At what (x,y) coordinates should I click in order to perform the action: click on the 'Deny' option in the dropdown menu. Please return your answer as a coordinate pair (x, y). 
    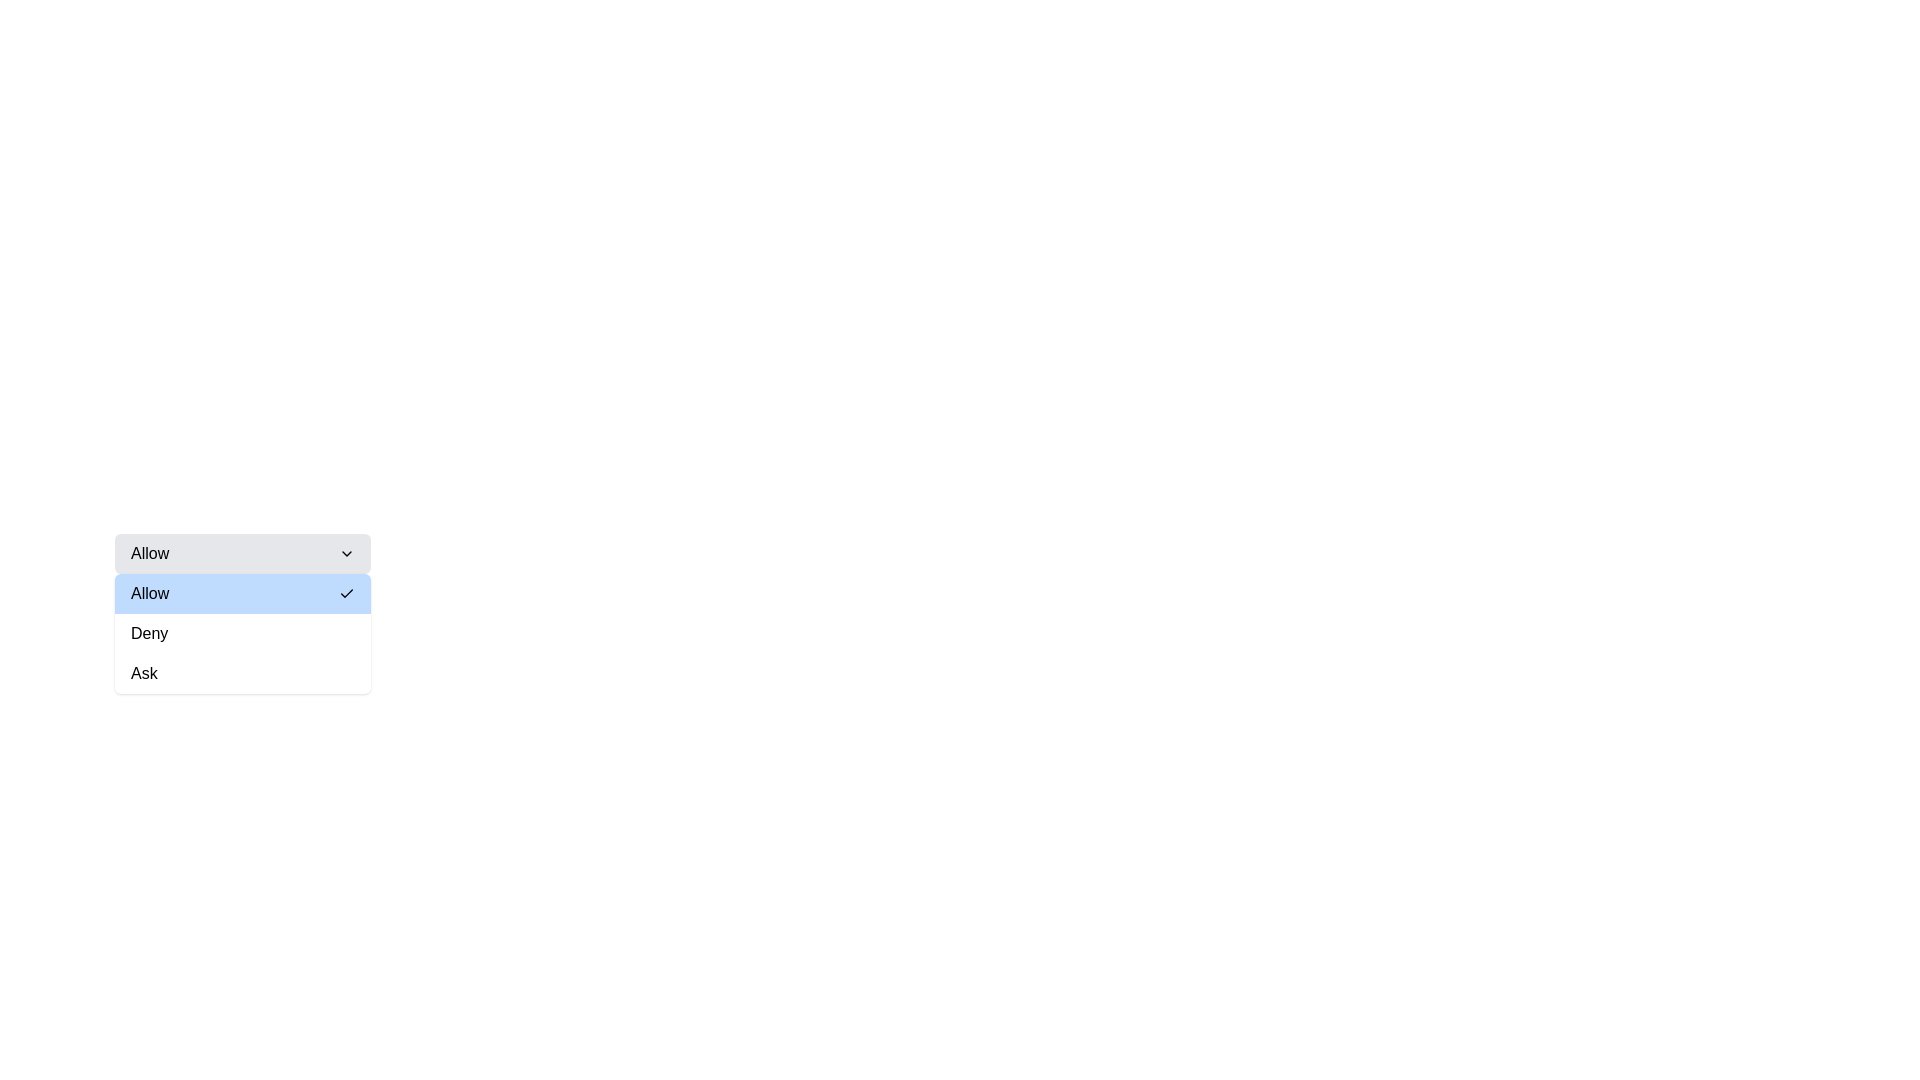
    Looking at the image, I should click on (242, 633).